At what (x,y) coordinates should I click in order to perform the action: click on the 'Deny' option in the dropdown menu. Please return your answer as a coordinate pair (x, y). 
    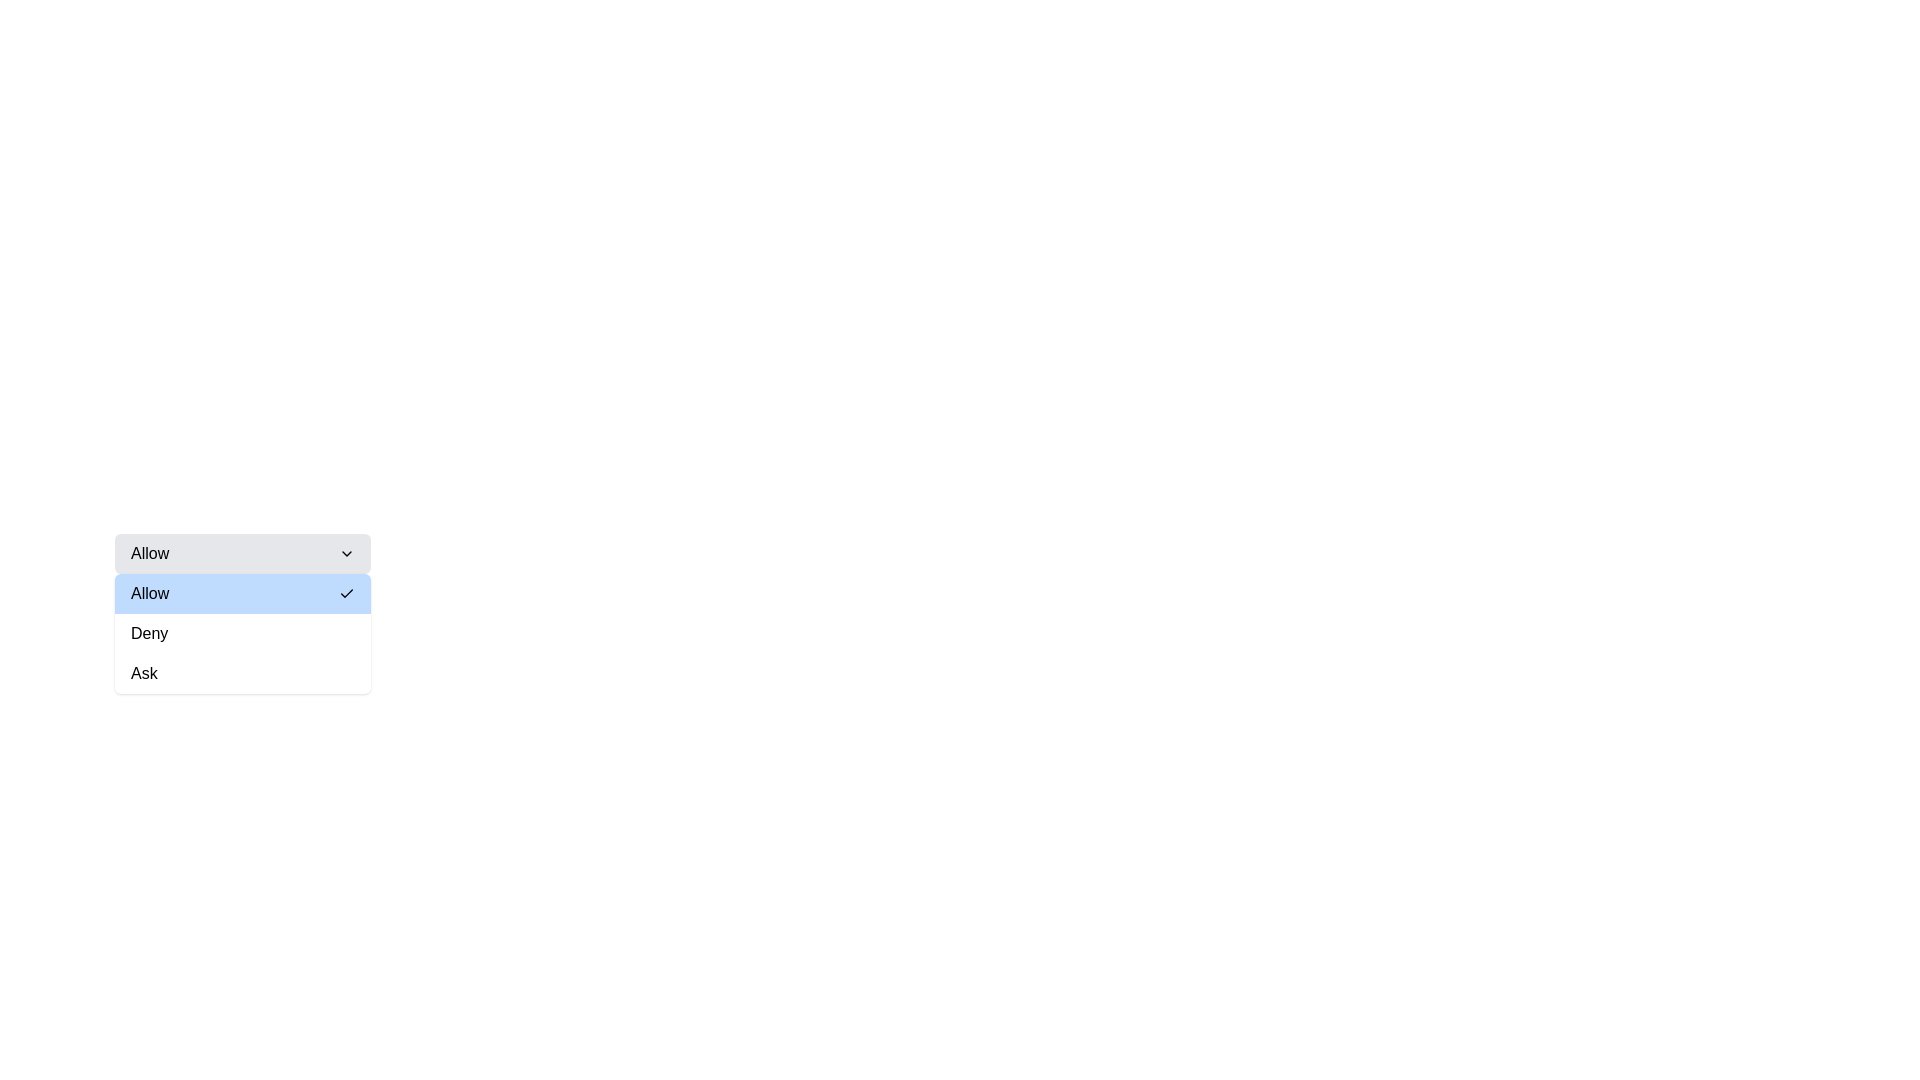
    Looking at the image, I should click on (242, 633).